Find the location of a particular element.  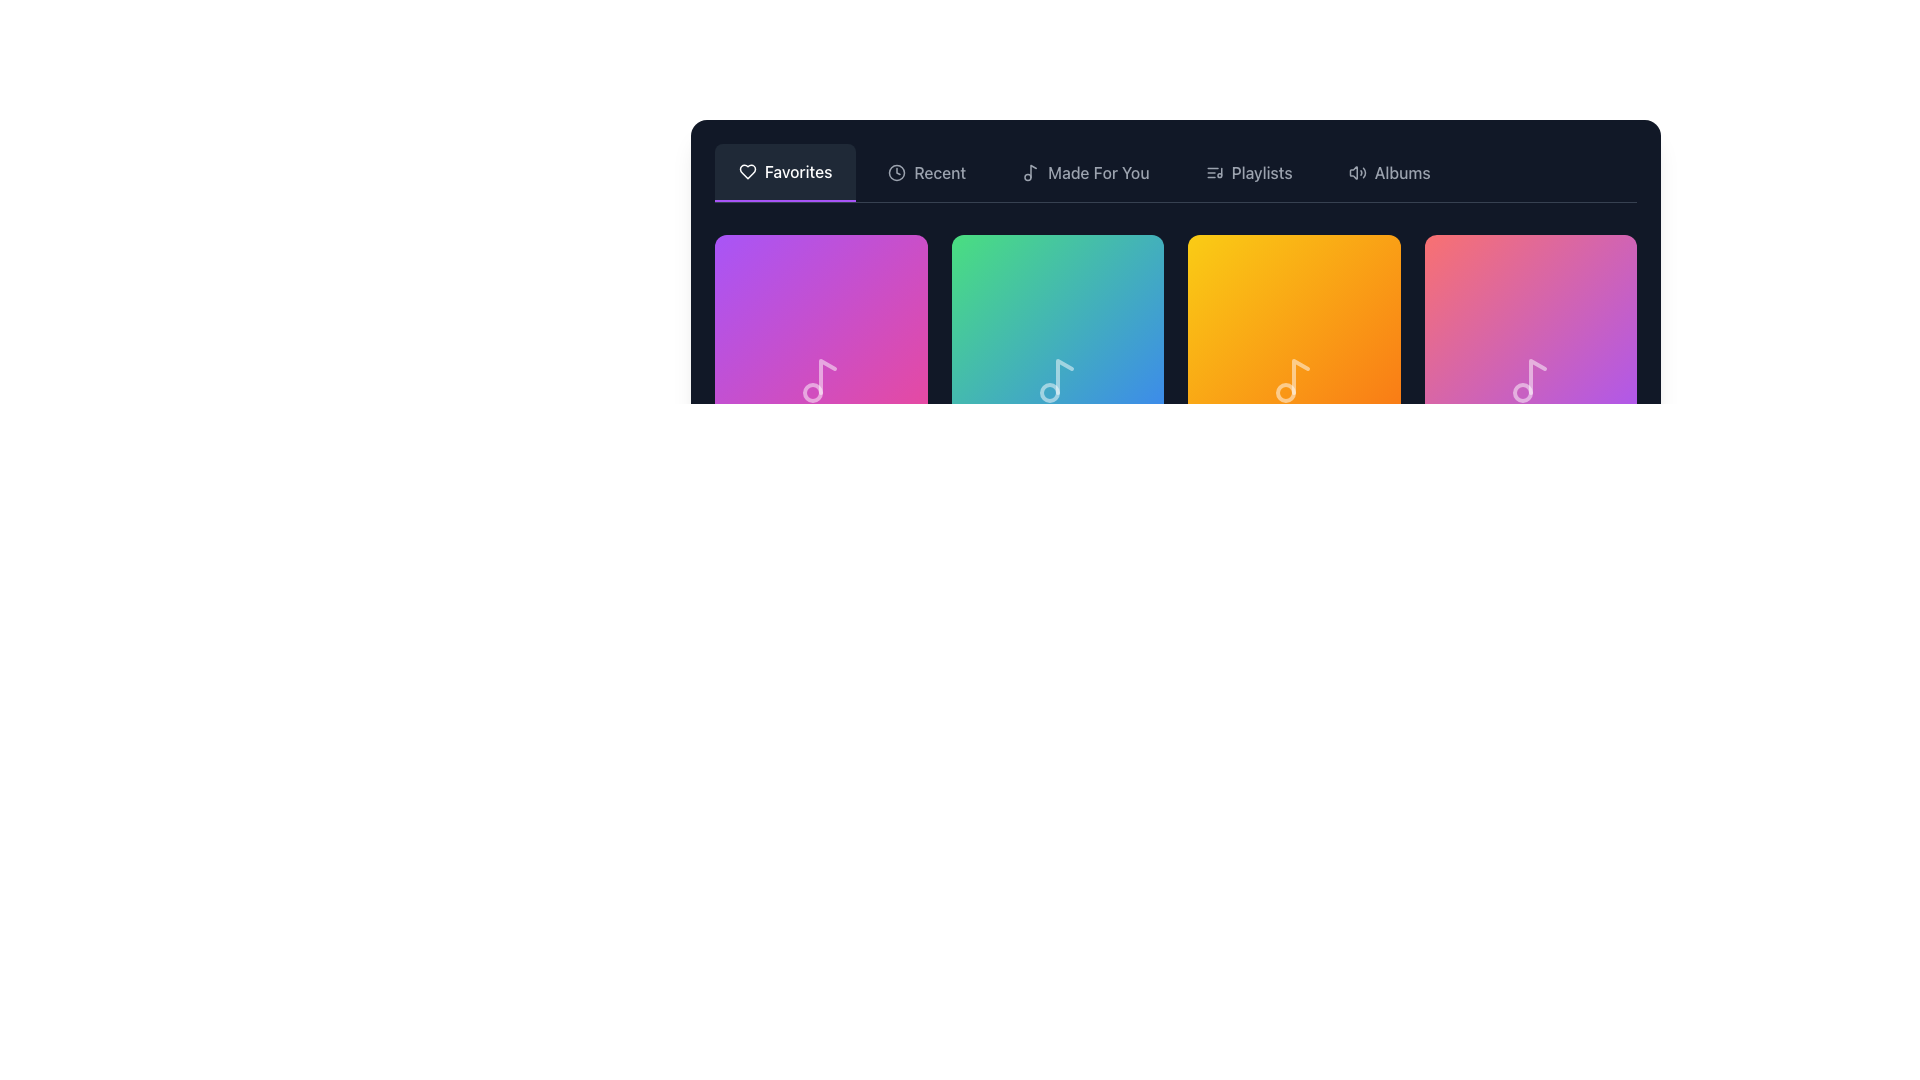

the 'Playlists' button, which is the fourth item in the navigation bar is located at coordinates (1248, 172).